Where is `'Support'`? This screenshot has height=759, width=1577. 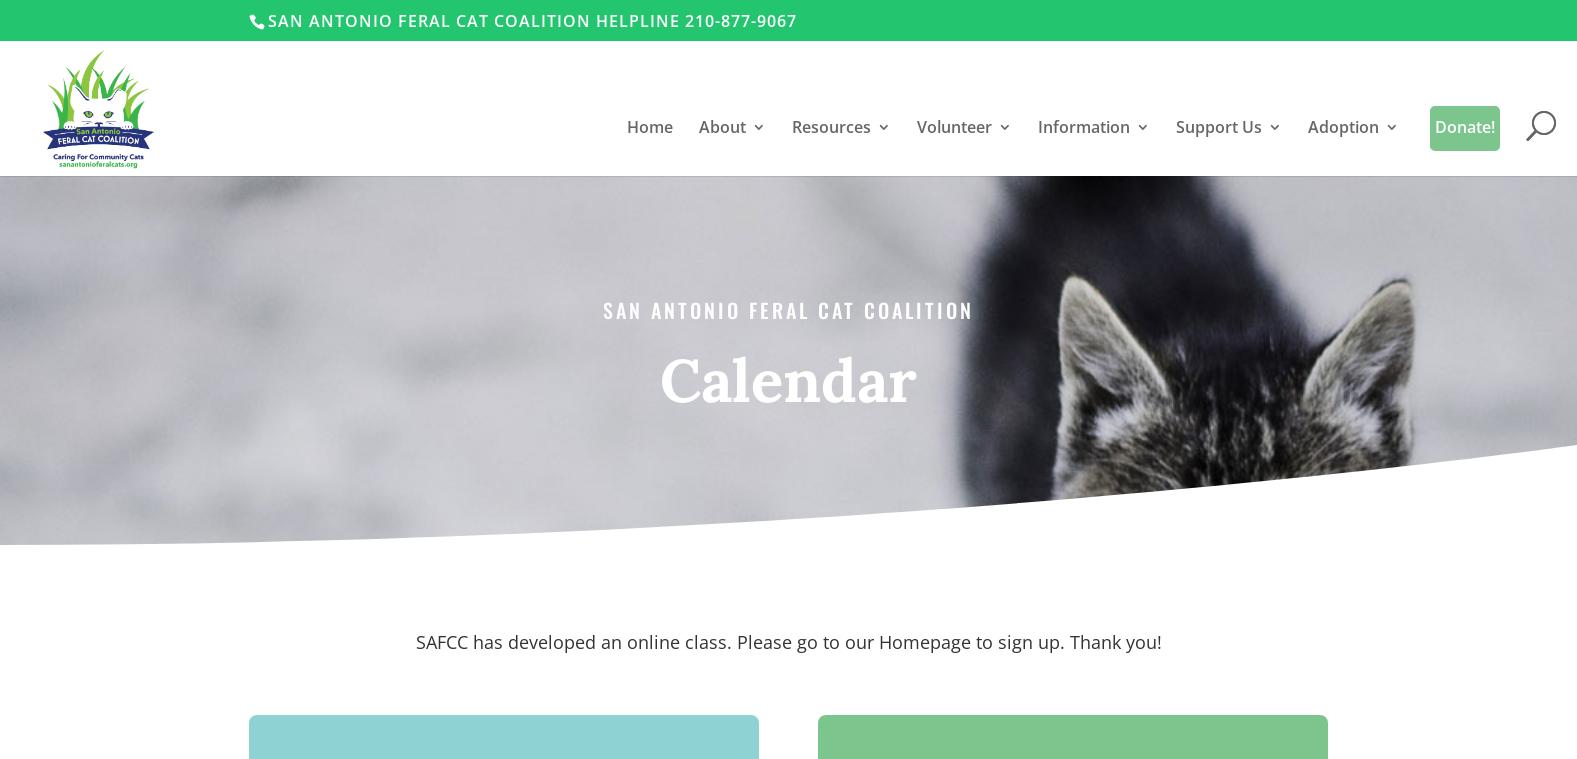 'Support' is located at coordinates (766, 351).